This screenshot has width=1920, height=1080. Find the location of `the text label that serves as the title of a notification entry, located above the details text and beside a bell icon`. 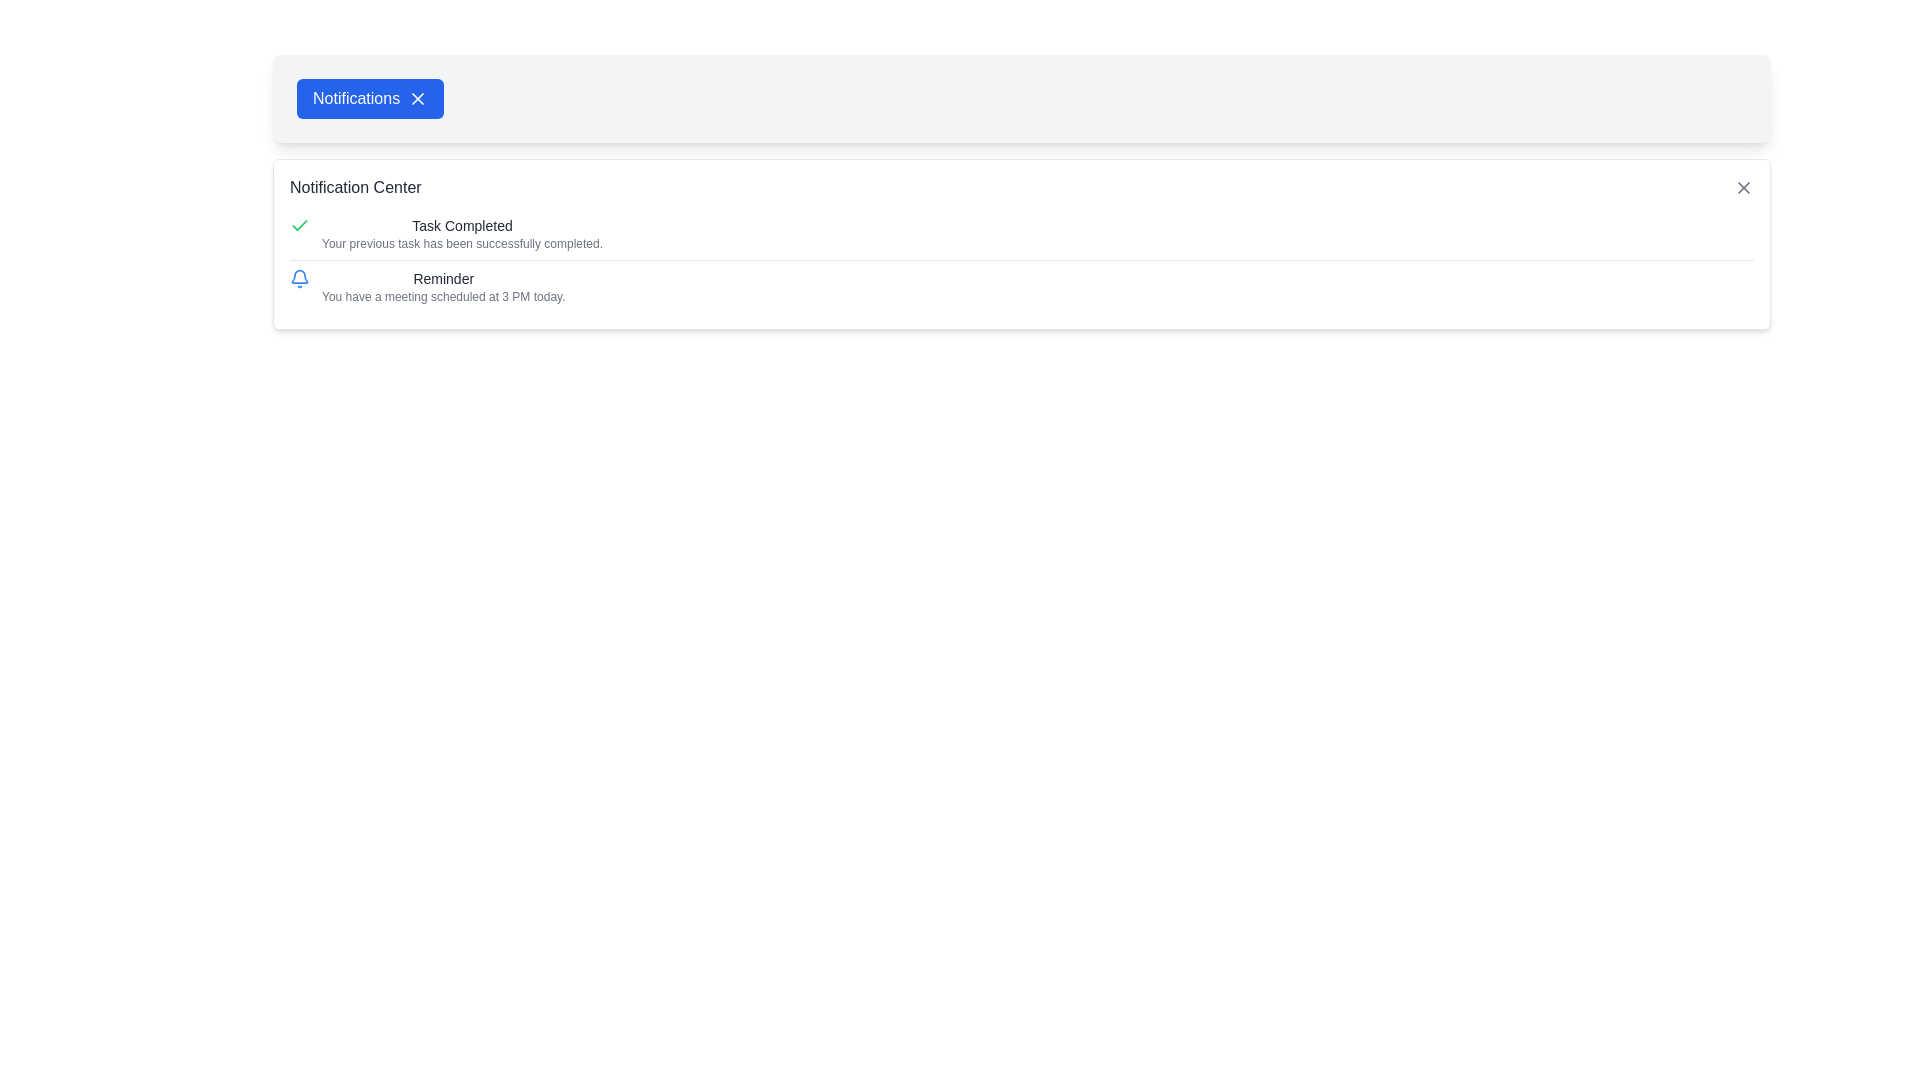

the text label that serves as the title of a notification entry, located above the details text and beside a bell icon is located at coordinates (442, 278).